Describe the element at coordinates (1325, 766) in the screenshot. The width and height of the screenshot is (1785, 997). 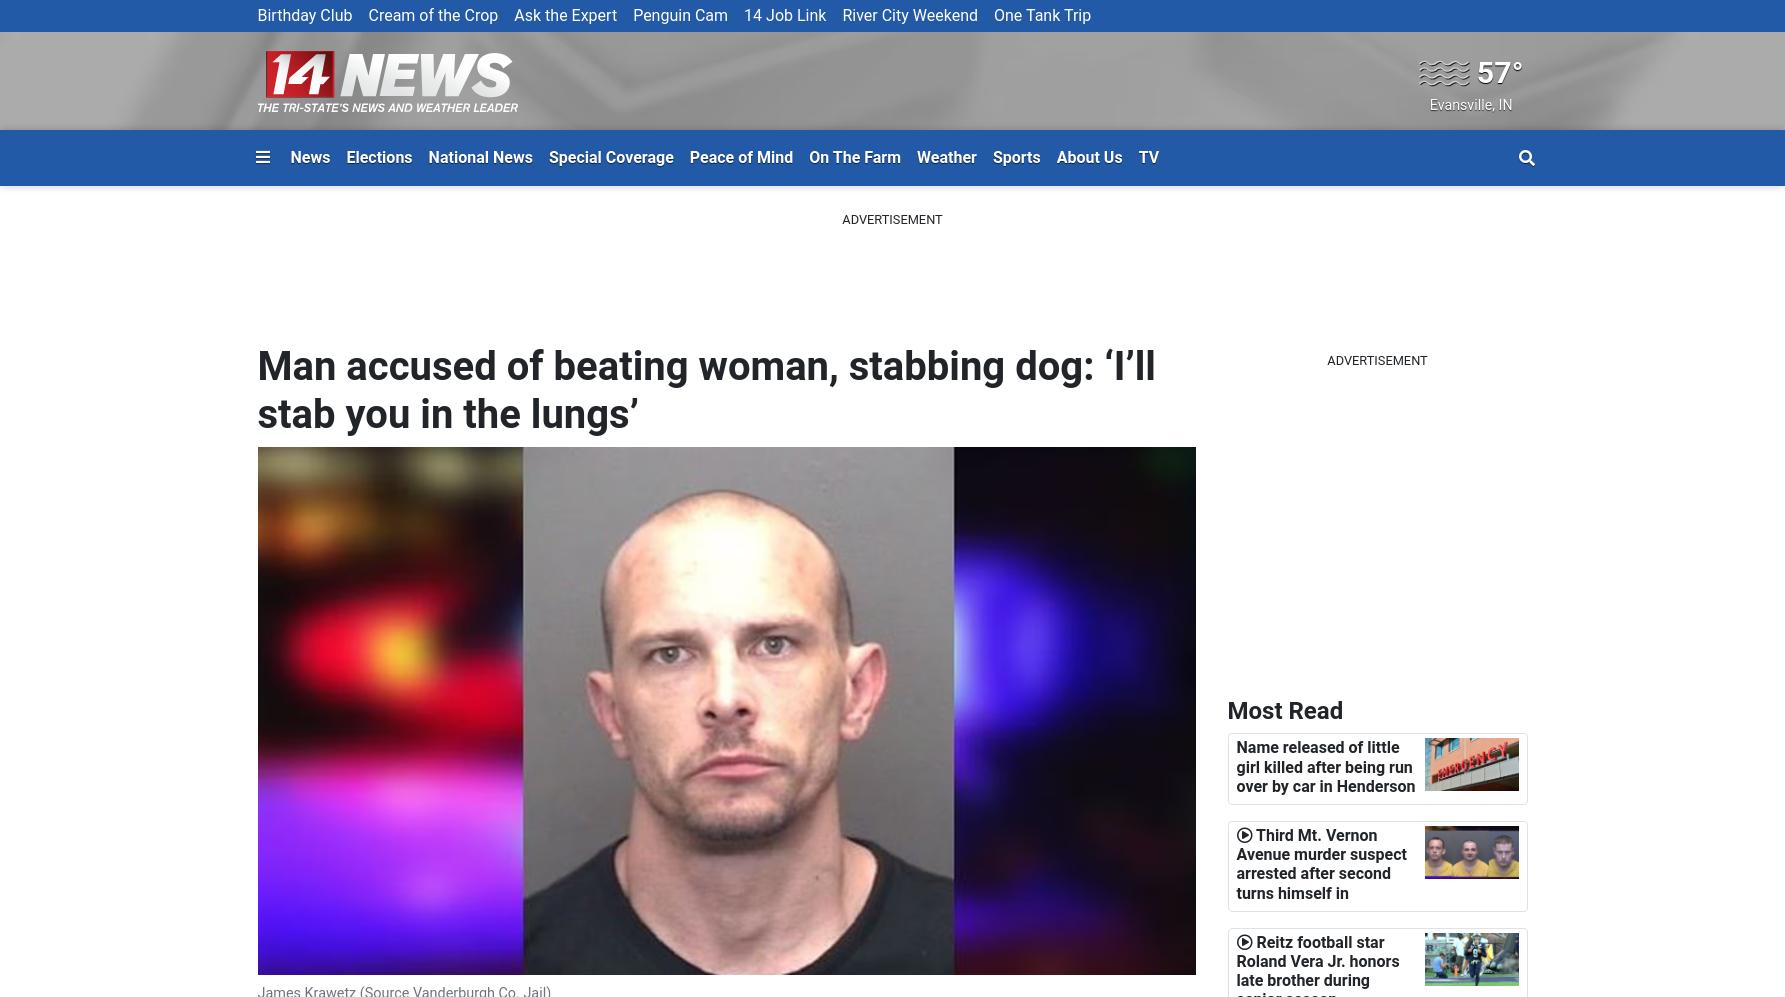
I see `'Name released of little girl killed after being run over by car in Henderson'` at that location.